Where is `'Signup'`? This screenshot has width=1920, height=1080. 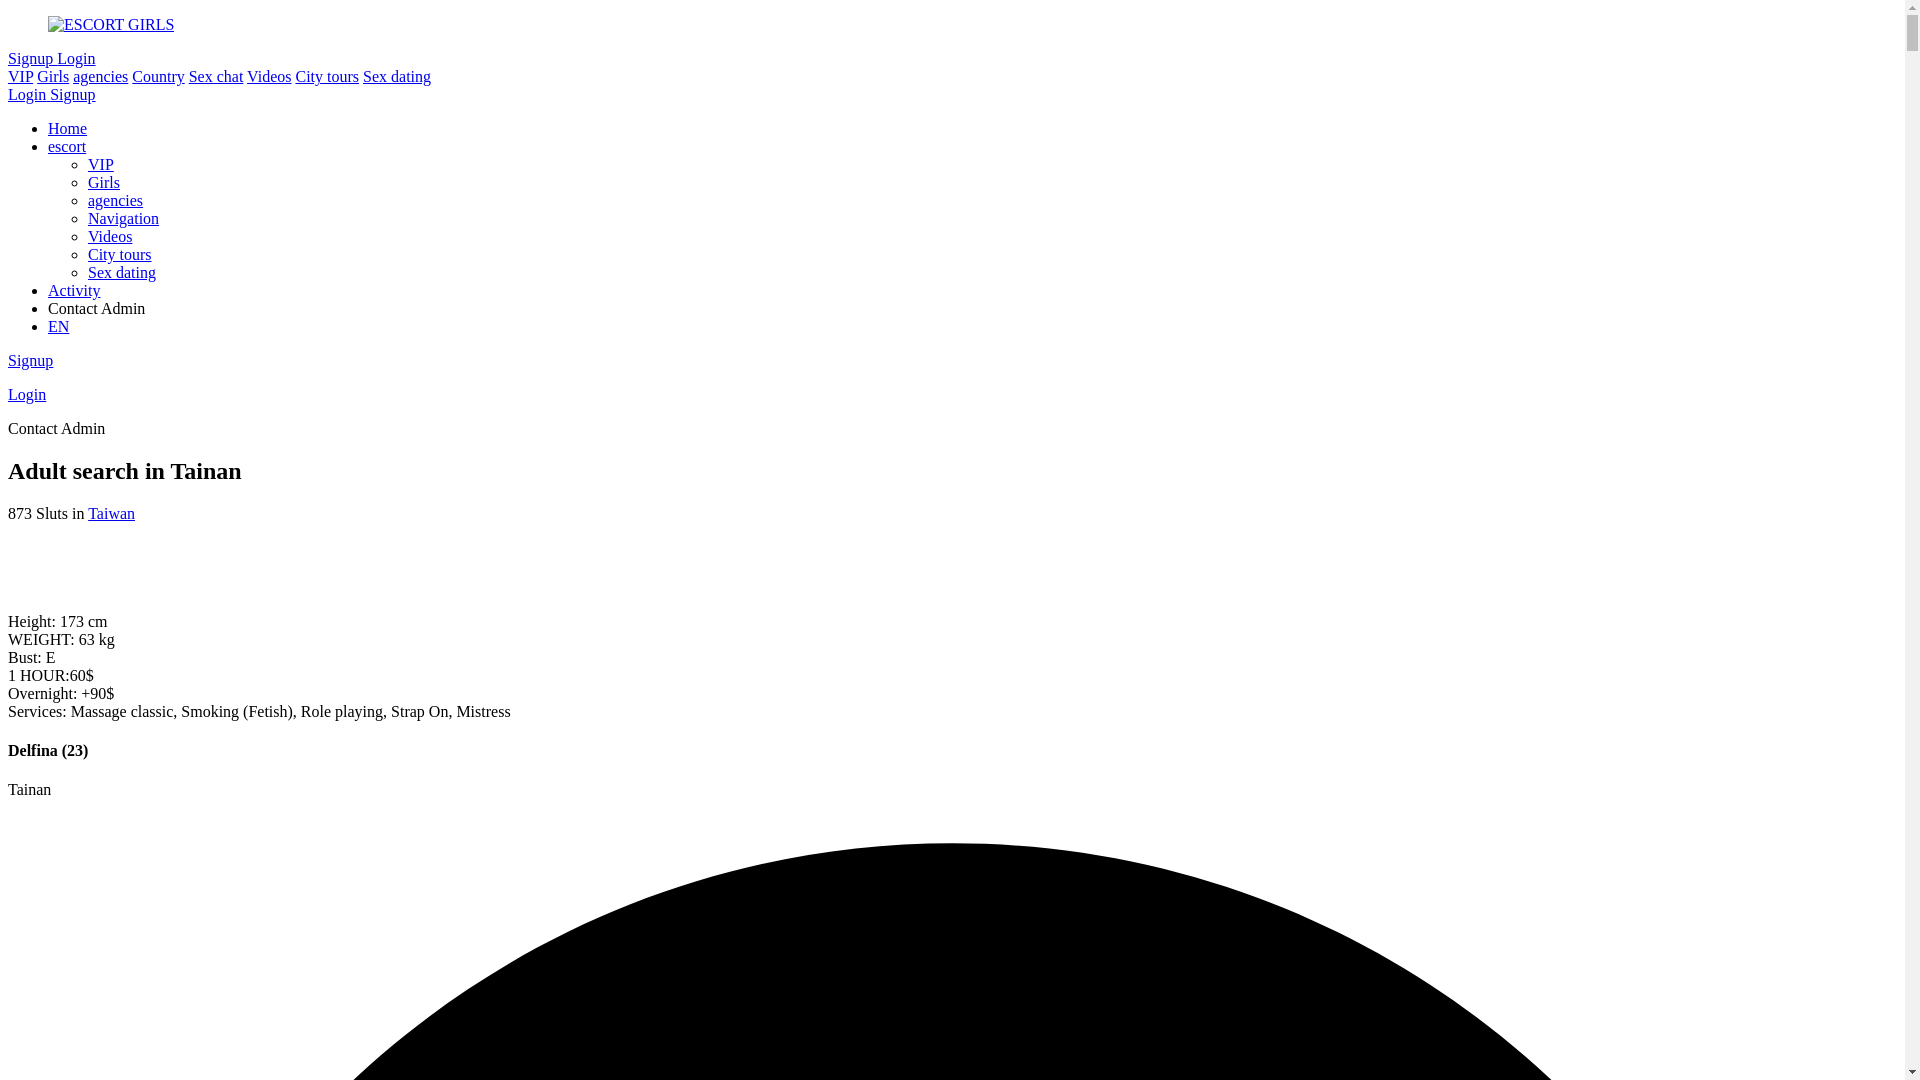
'Signup' is located at coordinates (30, 360).